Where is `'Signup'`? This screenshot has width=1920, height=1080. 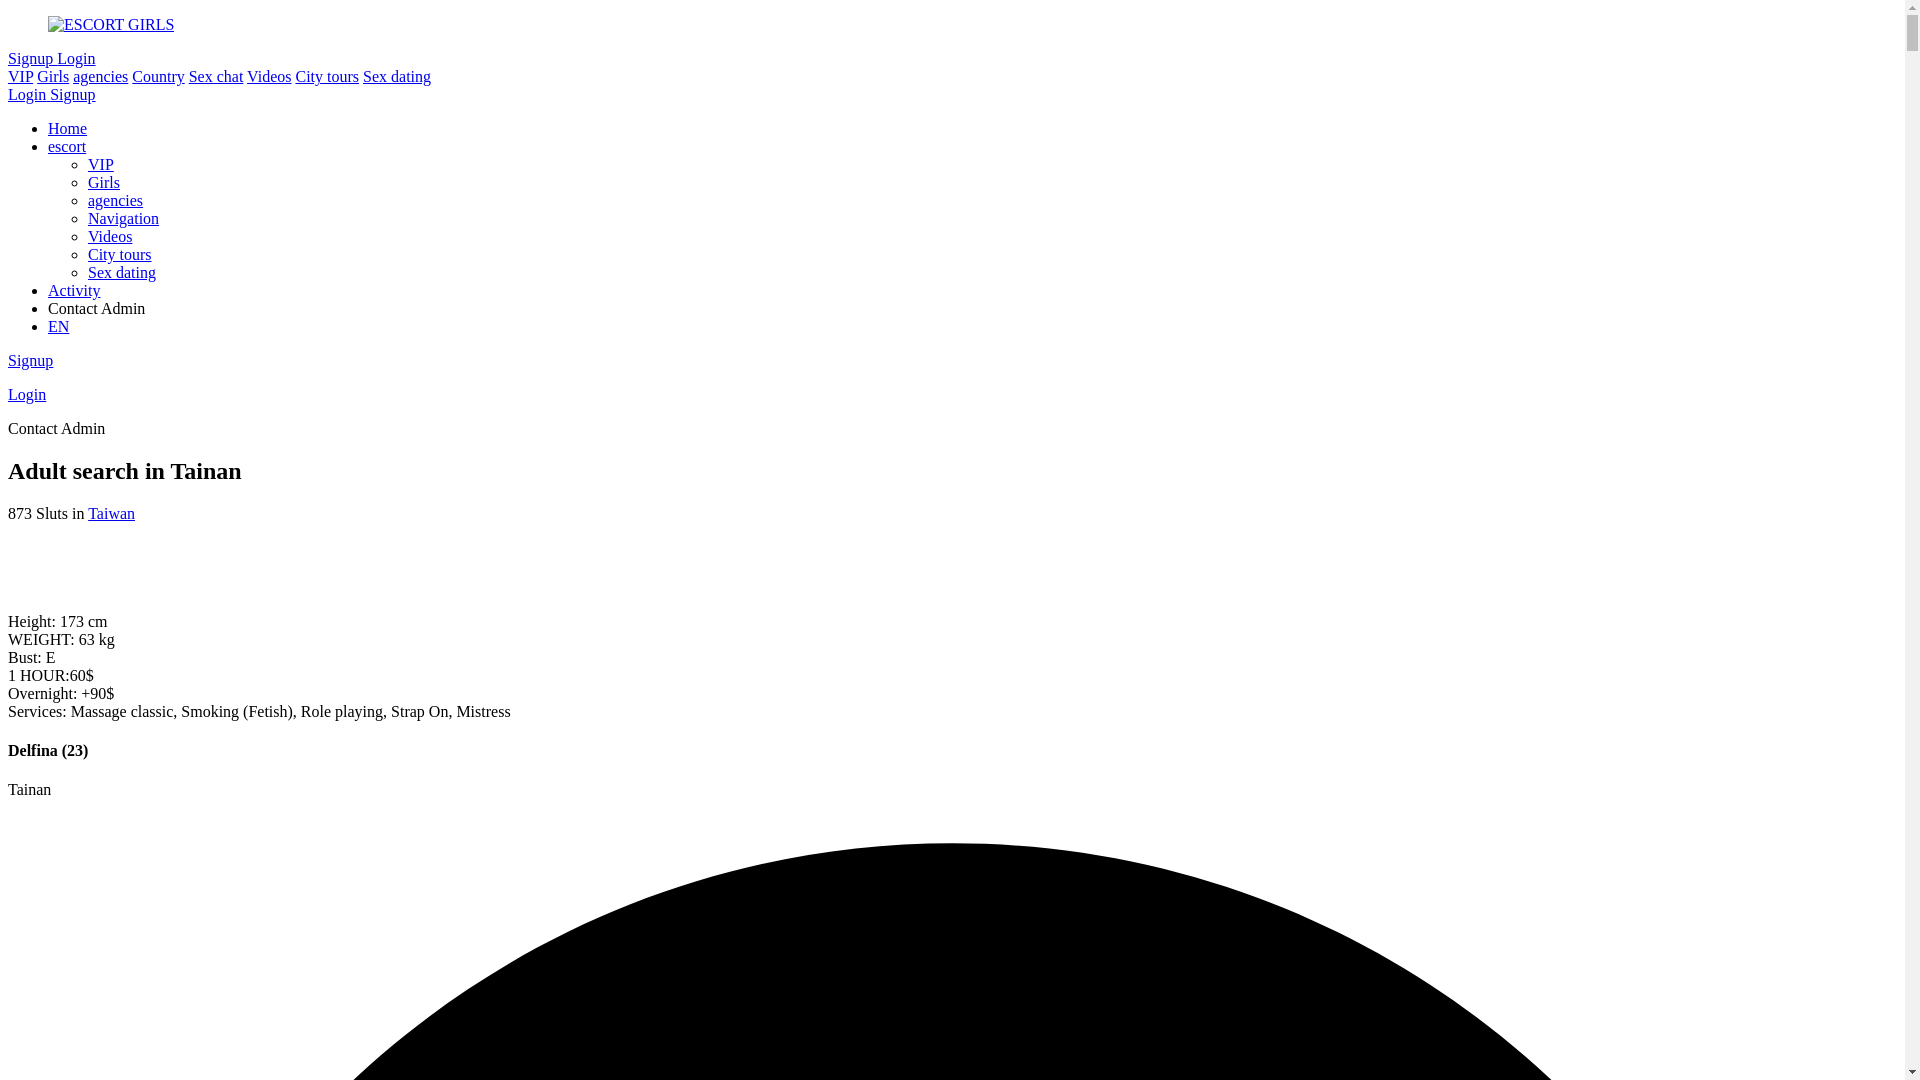
'Signup' is located at coordinates (30, 360).